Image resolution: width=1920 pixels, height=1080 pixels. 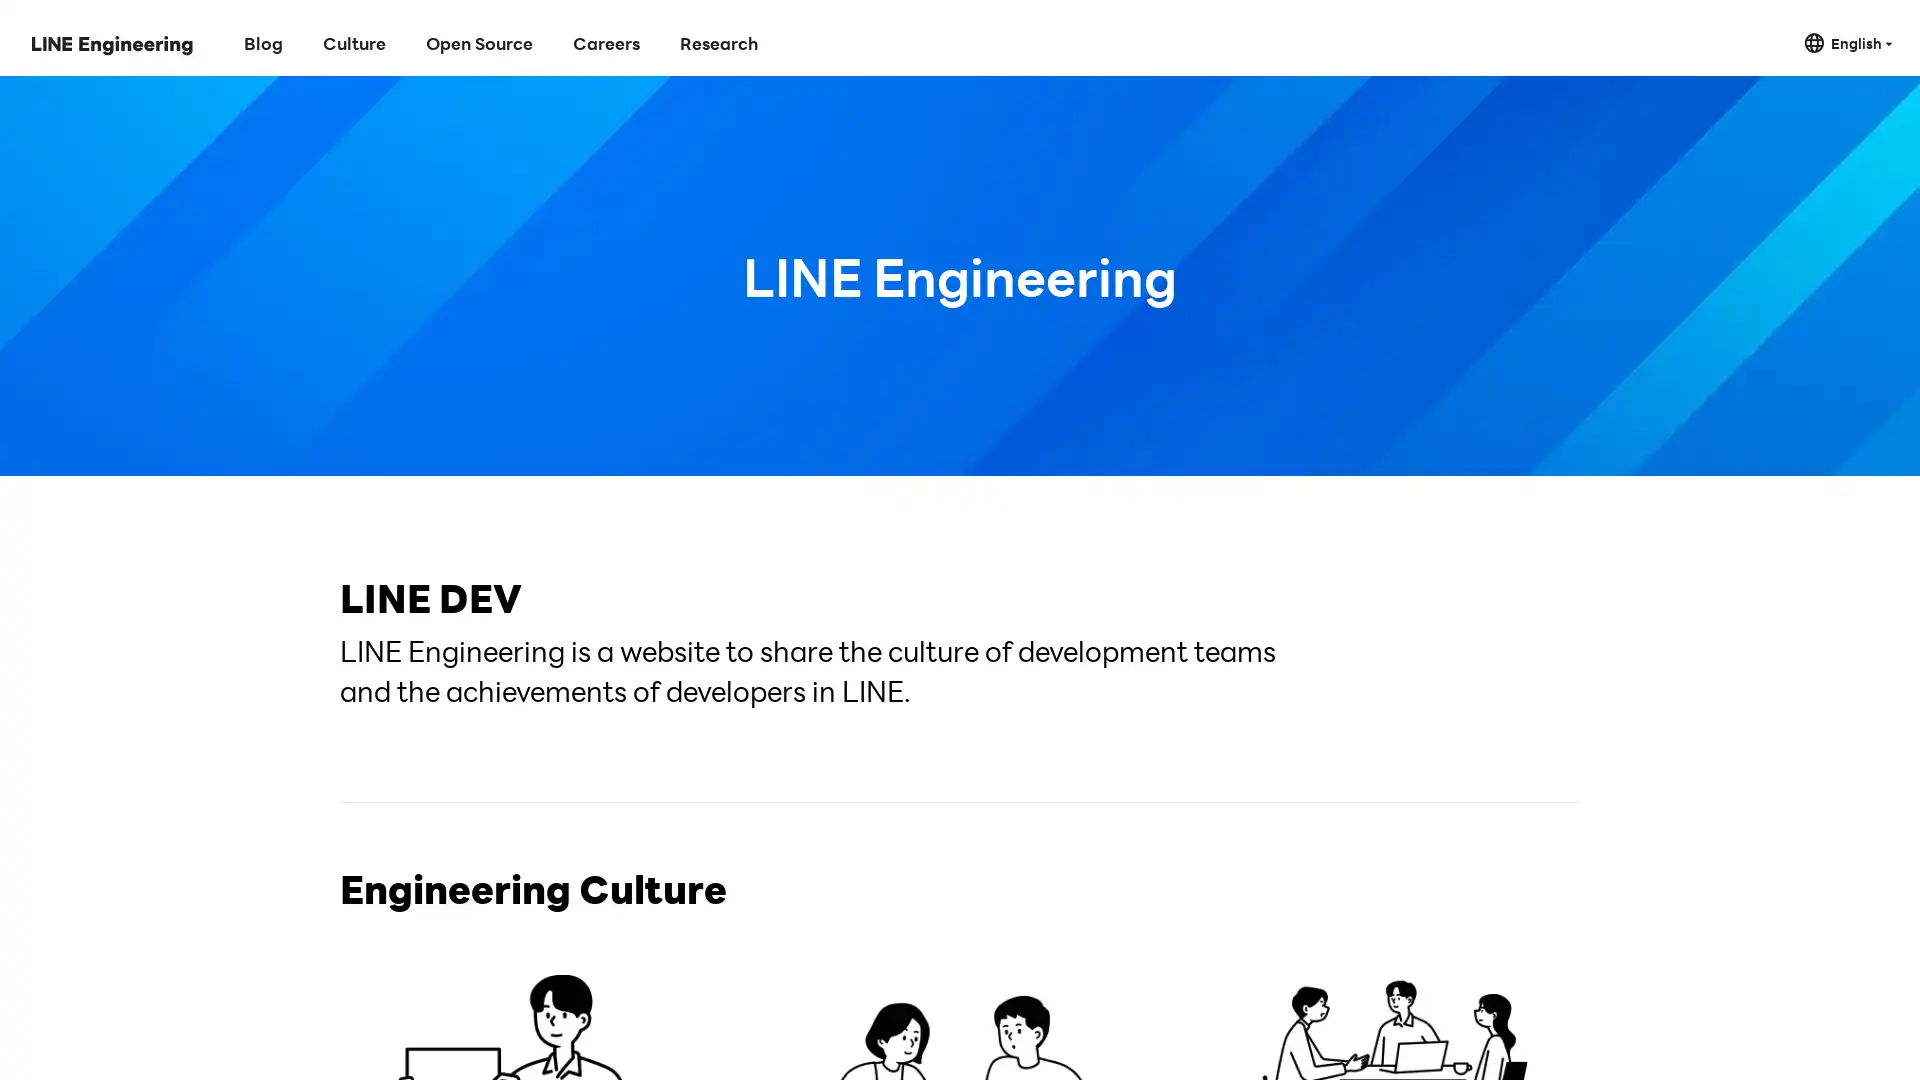 I want to click on Close, so click(x=1880, y=44).